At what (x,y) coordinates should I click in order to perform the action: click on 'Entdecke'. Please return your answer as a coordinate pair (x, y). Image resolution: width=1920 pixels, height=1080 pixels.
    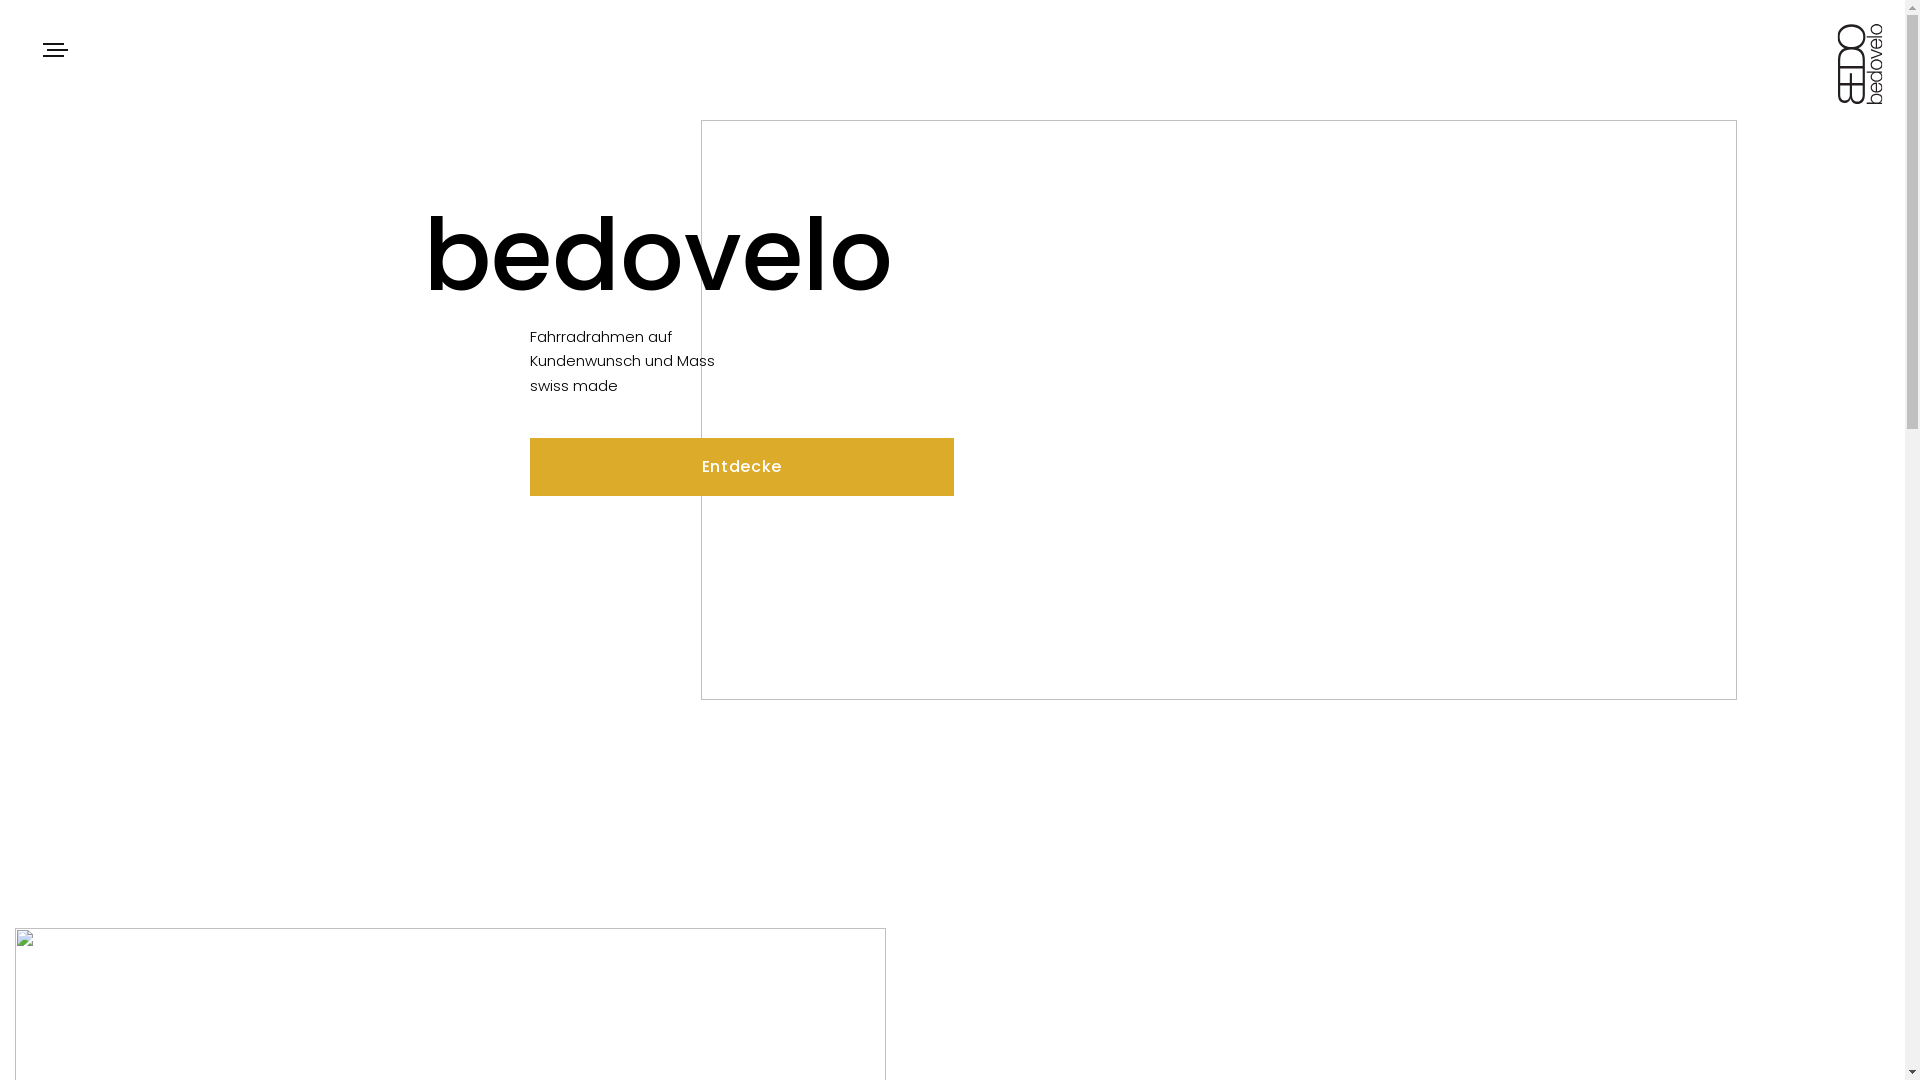
    Looking at the image, I should click on (741, 466).